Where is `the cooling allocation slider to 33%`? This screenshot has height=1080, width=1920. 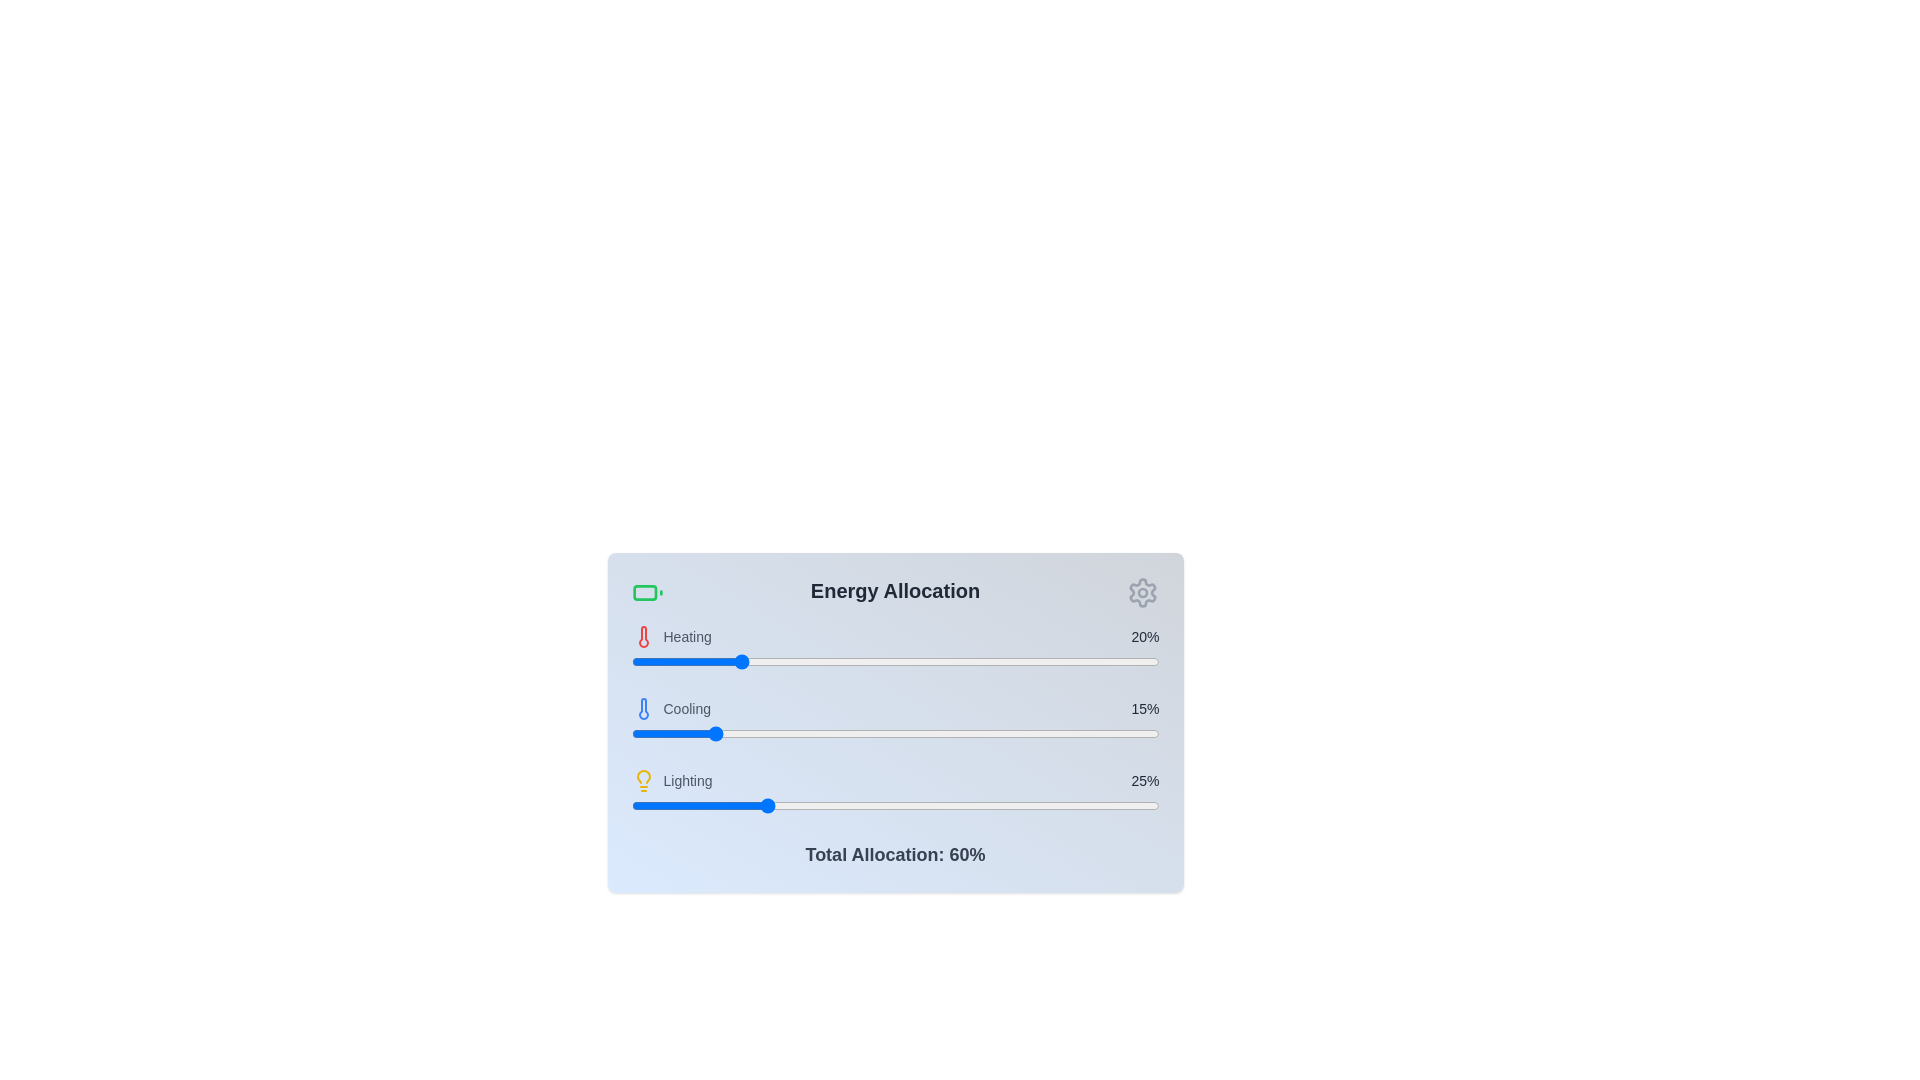
the cooling allocation slider to 33% is located at coordinates (805, 733).